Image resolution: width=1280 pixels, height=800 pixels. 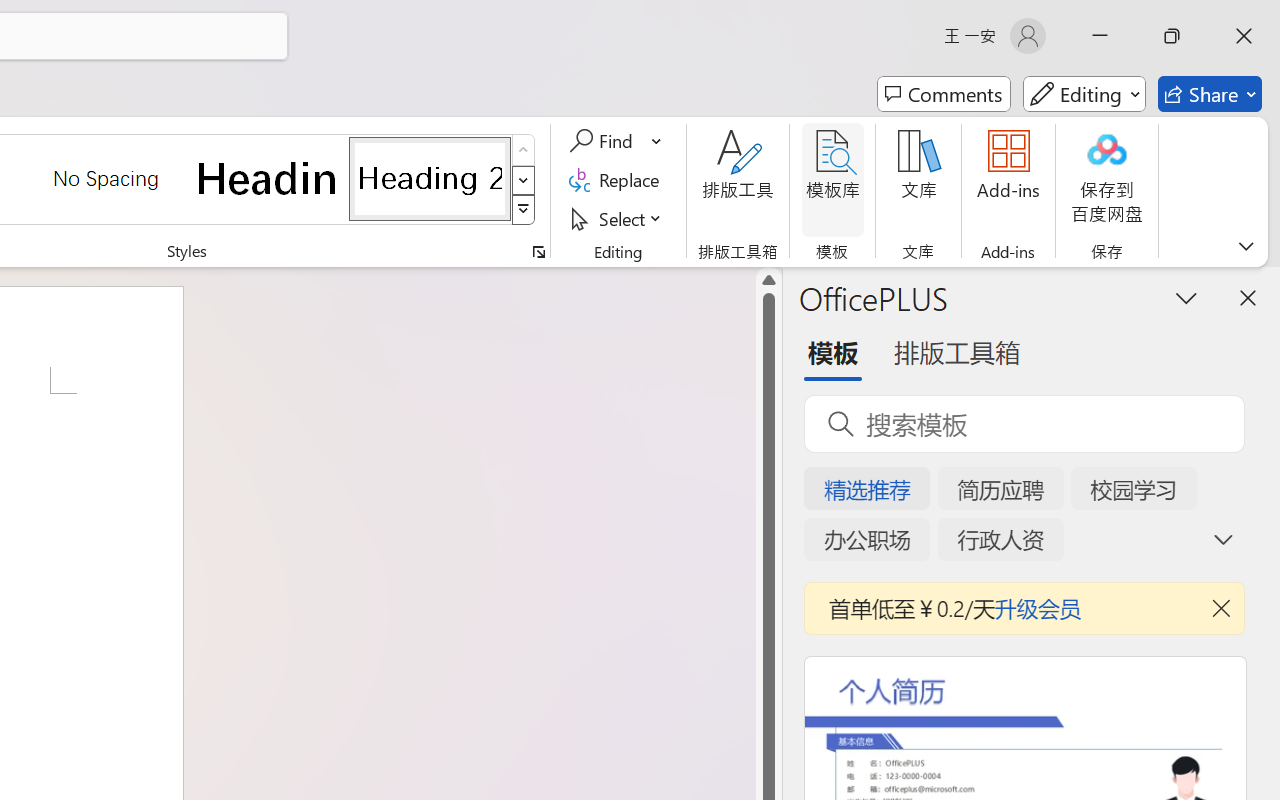 I want to click on 'Ribbon Display Options', so click(x=1245, y=245).